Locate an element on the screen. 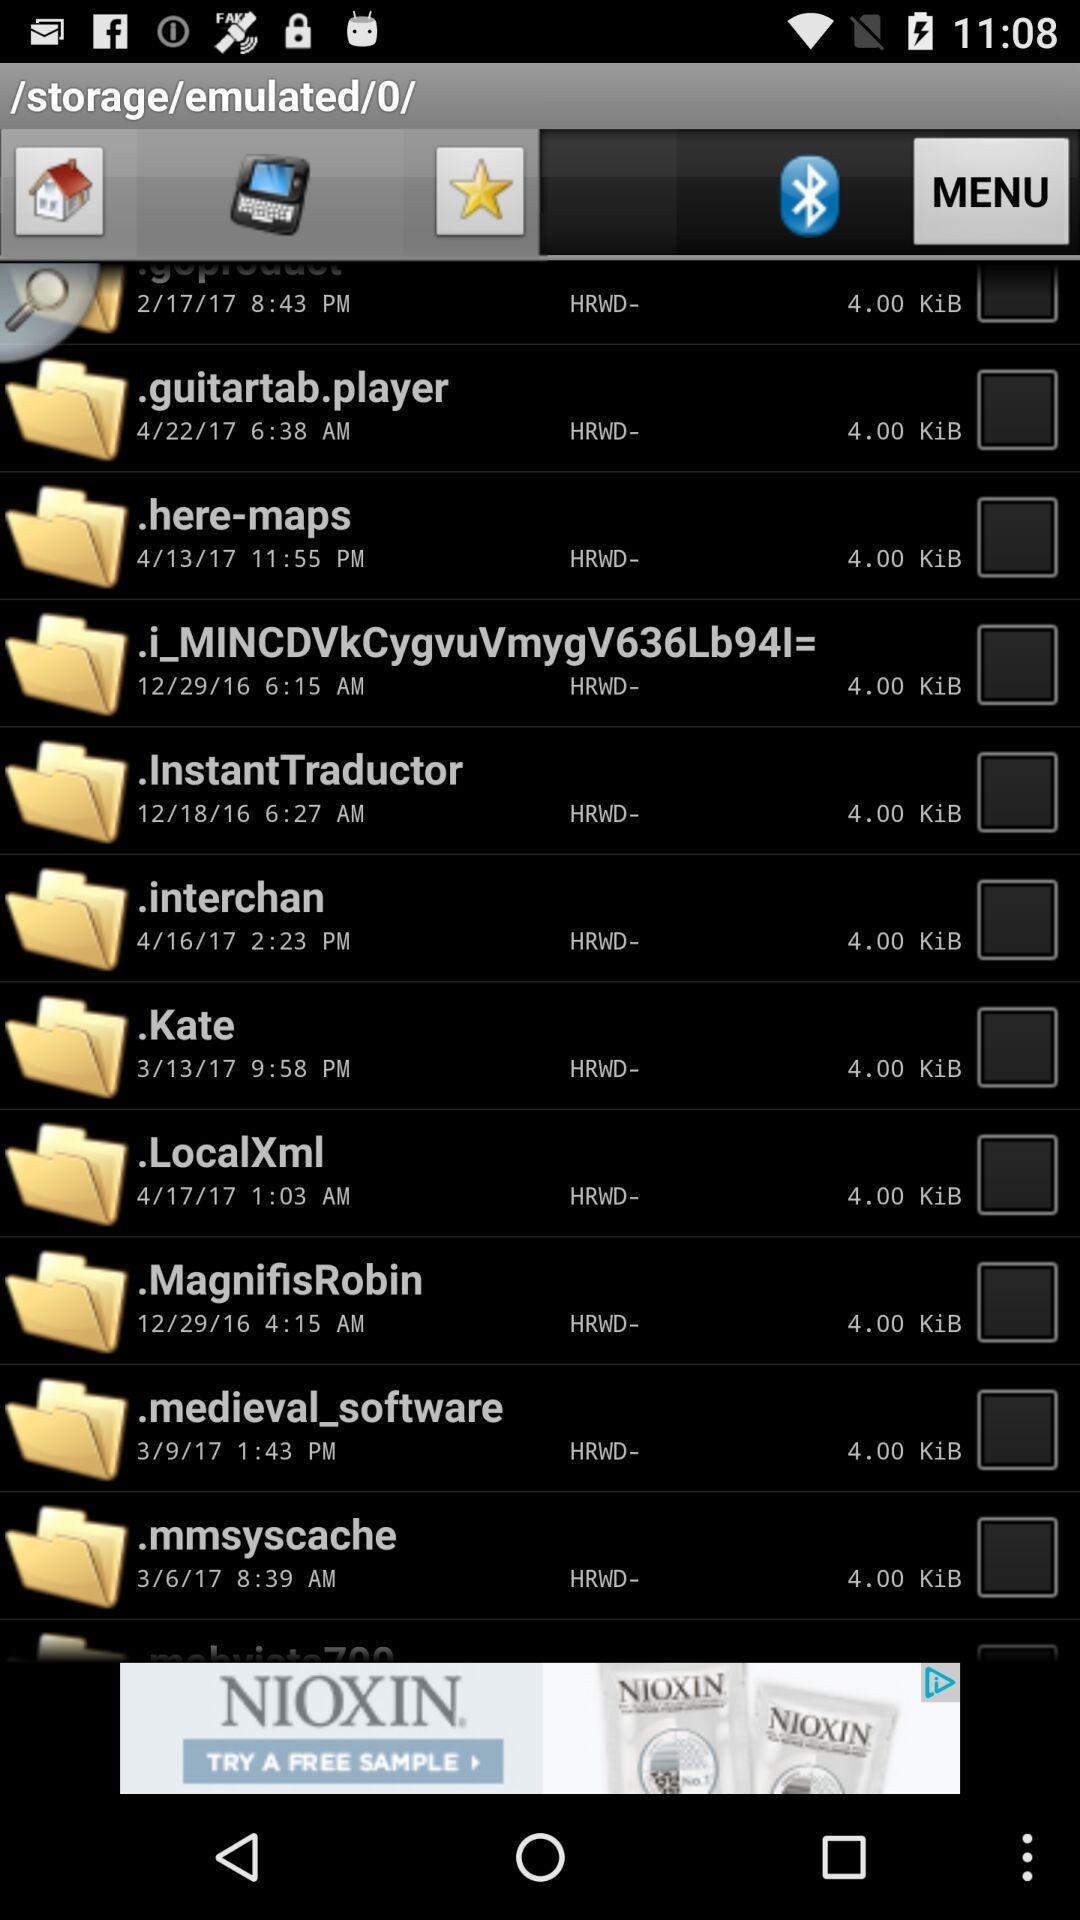 The width and height of the screenshot is (1080, 1920). new tape is located at coordinates (1023, 407).